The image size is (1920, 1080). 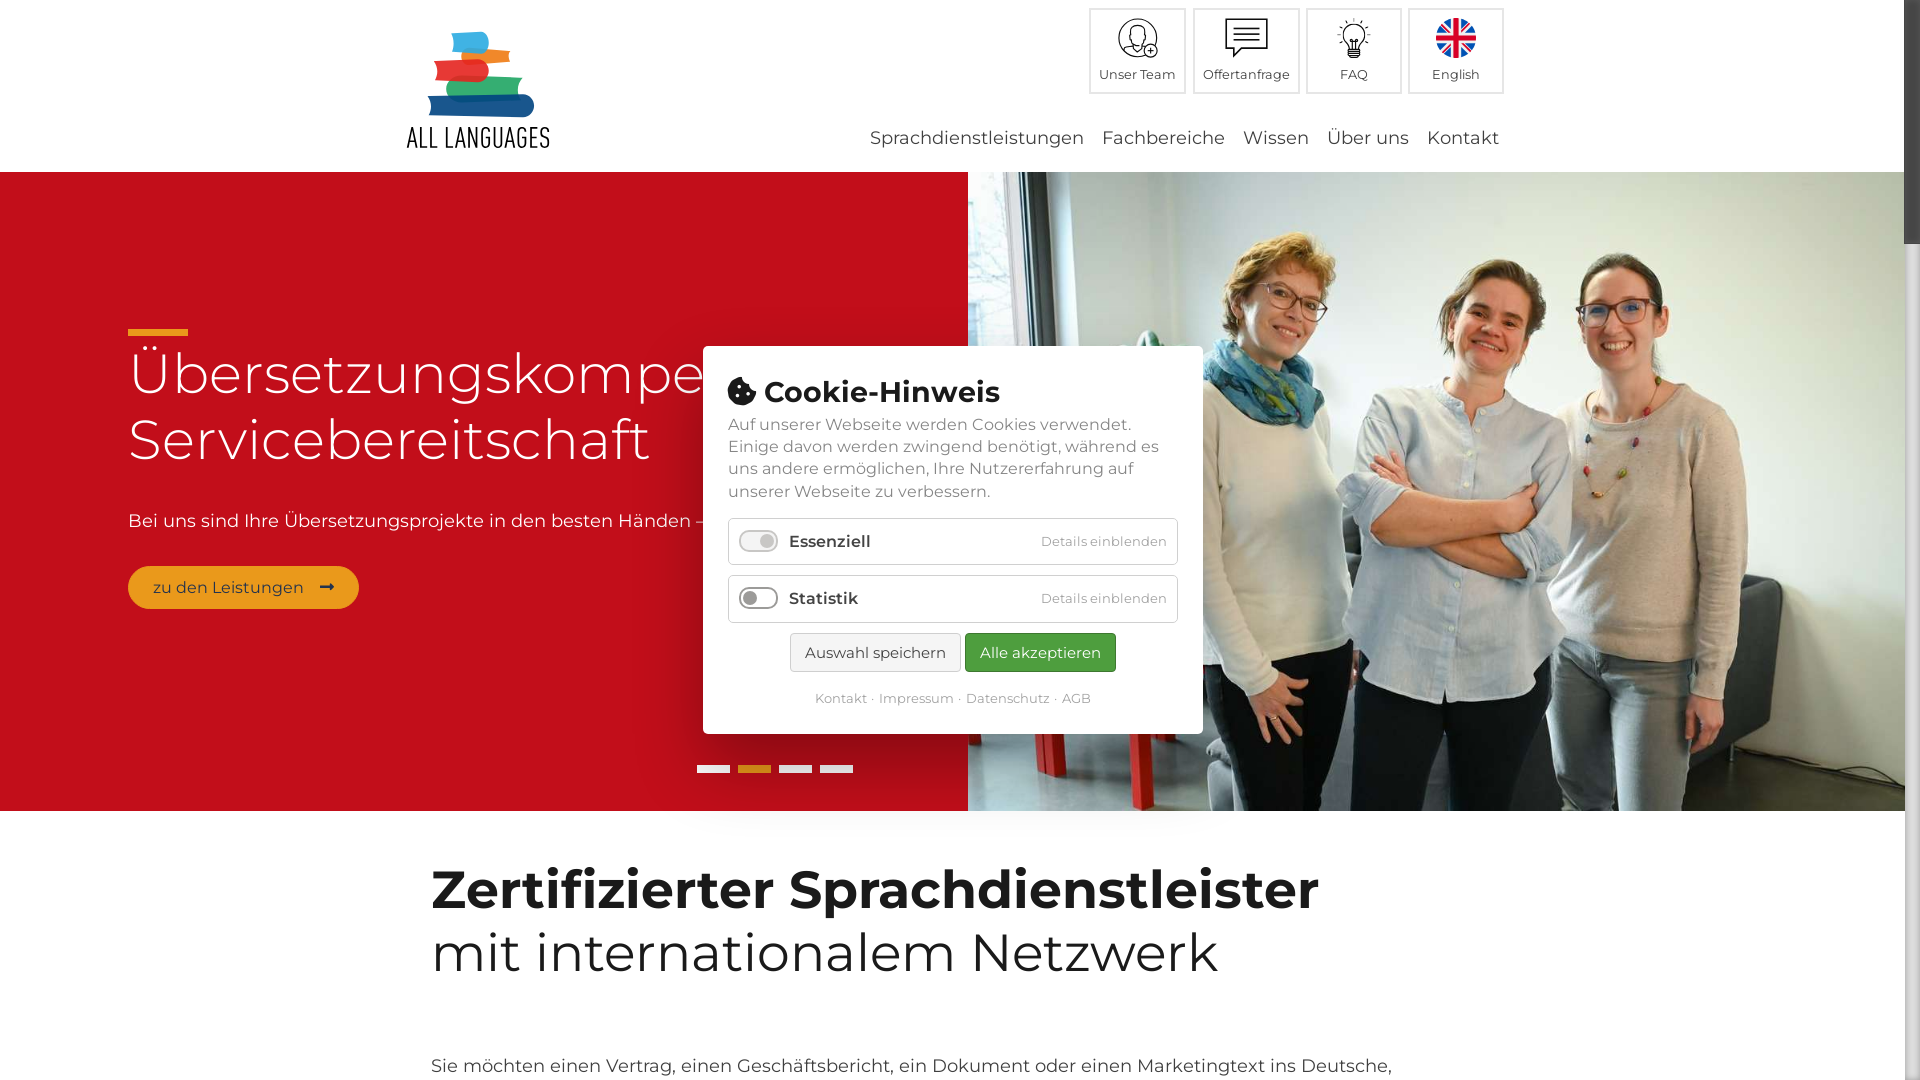 What do you see at coordinates (977, 140) in the screenshot?
I see `'Sprachdienstleistungen'` at bounding box center [977, 140].